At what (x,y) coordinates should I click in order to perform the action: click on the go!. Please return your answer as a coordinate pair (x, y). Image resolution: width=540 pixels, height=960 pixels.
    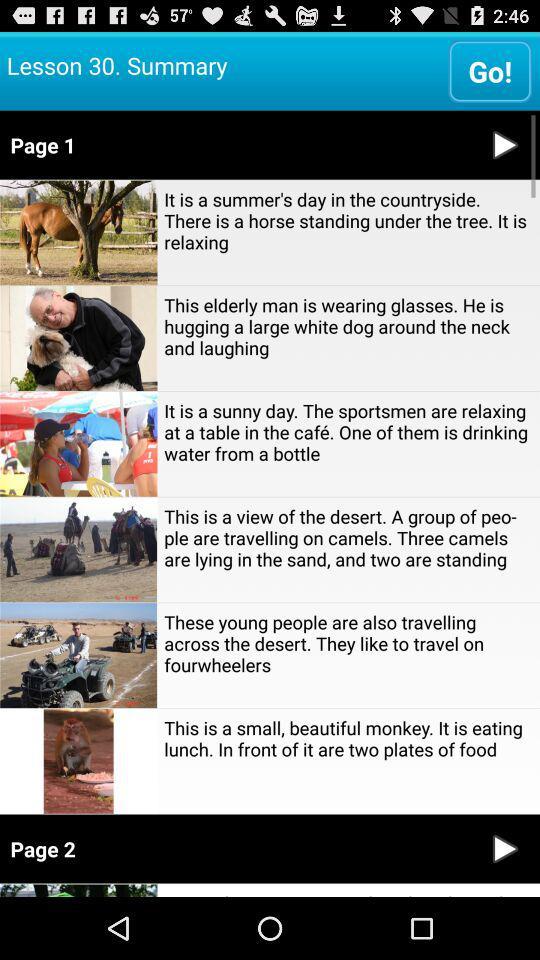
    Looking at the image, I should click on (489, 70).